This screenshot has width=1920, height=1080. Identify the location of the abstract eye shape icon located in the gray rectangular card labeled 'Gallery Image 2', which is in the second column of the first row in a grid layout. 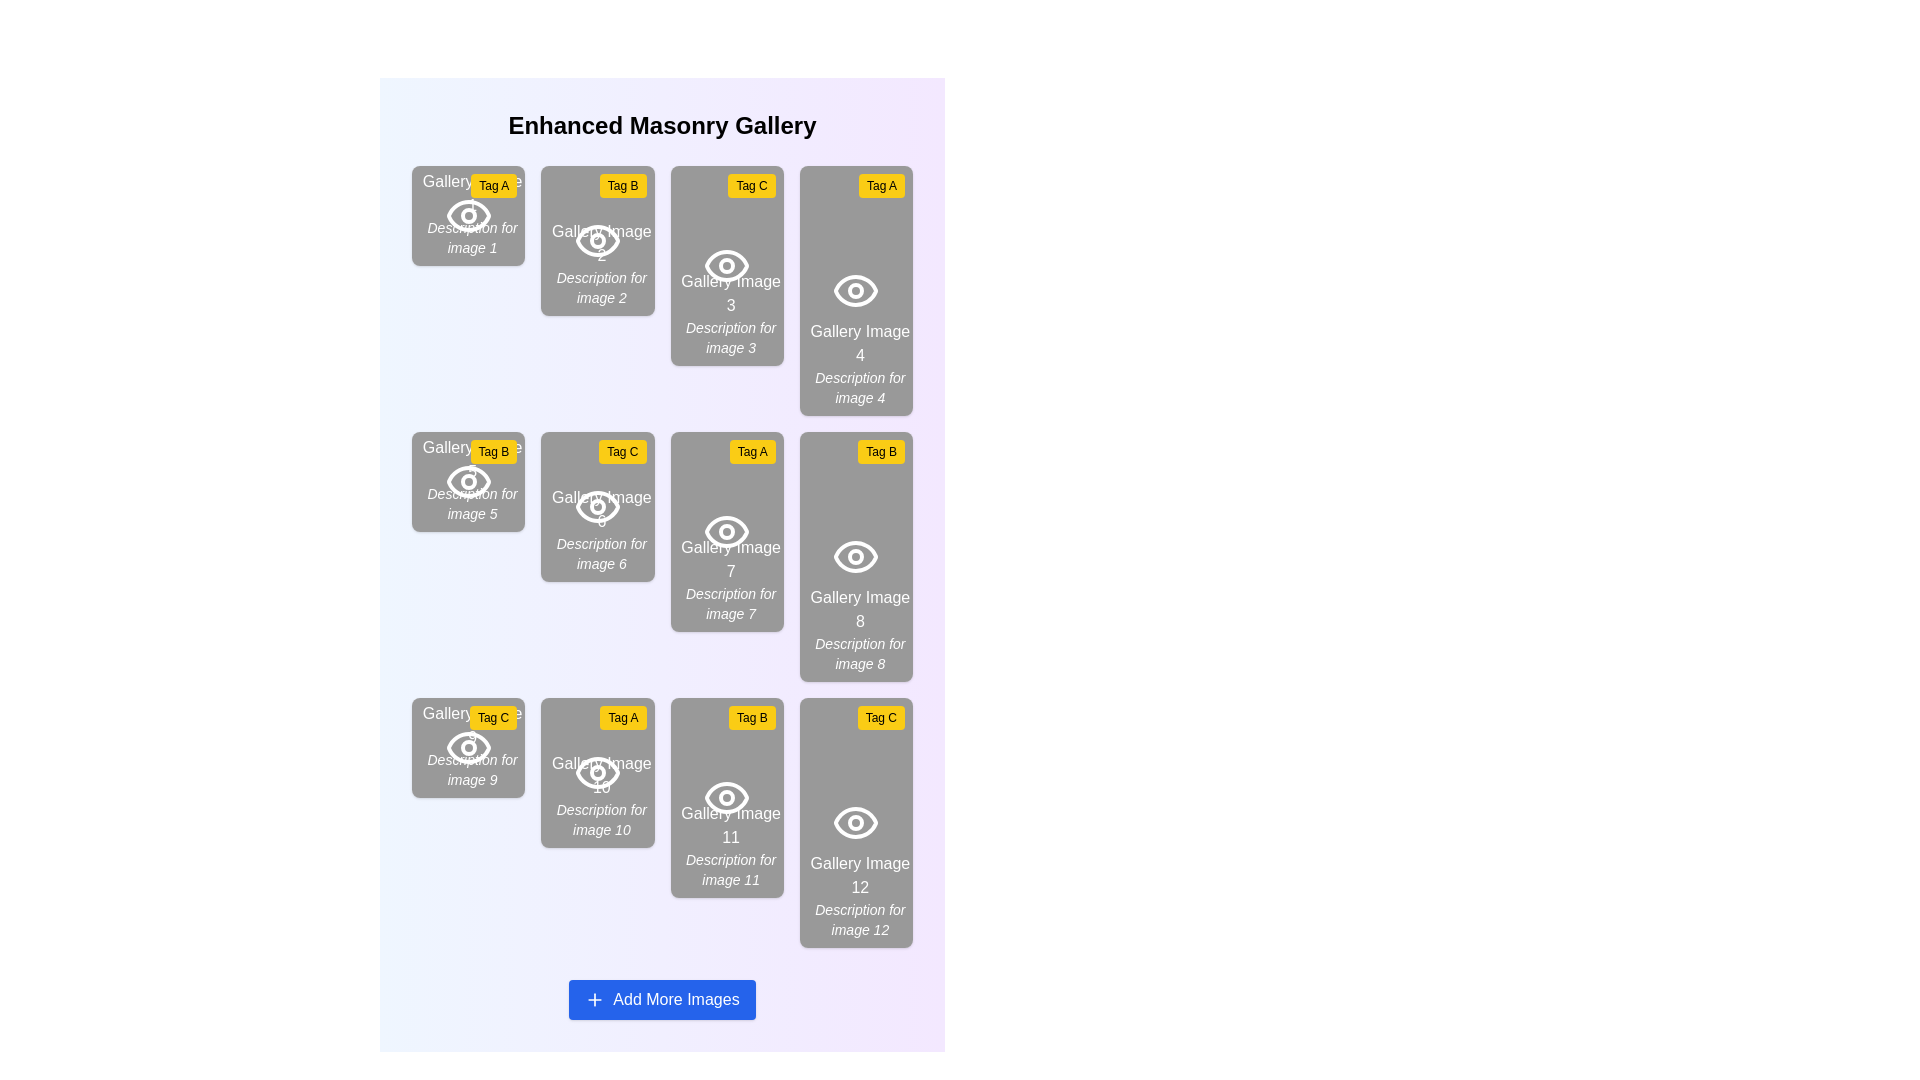
(596, 239).